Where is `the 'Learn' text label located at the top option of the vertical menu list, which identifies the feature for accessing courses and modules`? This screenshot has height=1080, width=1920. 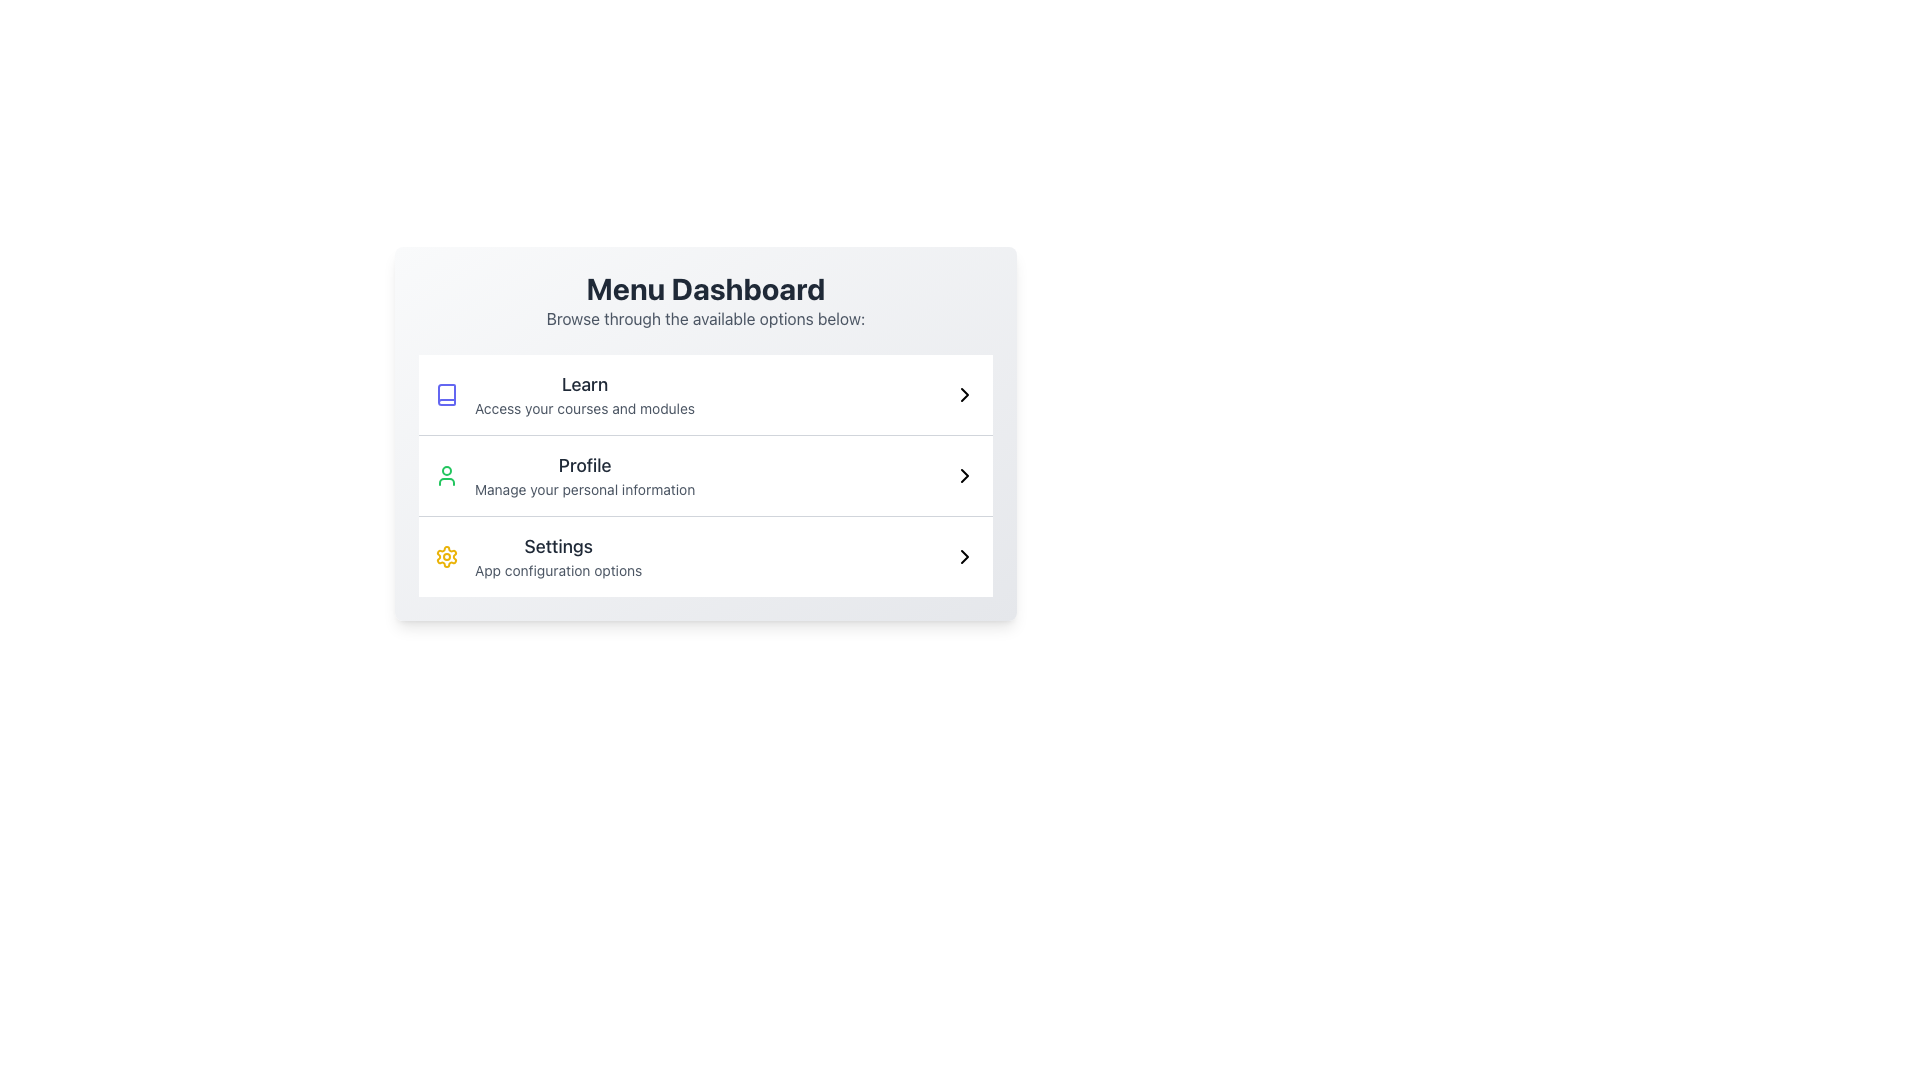
the 'Learn' text label located at the top option of the vertical menu list, which identifies the feature for accessing courses and modules is located at coordinates (584, 385).